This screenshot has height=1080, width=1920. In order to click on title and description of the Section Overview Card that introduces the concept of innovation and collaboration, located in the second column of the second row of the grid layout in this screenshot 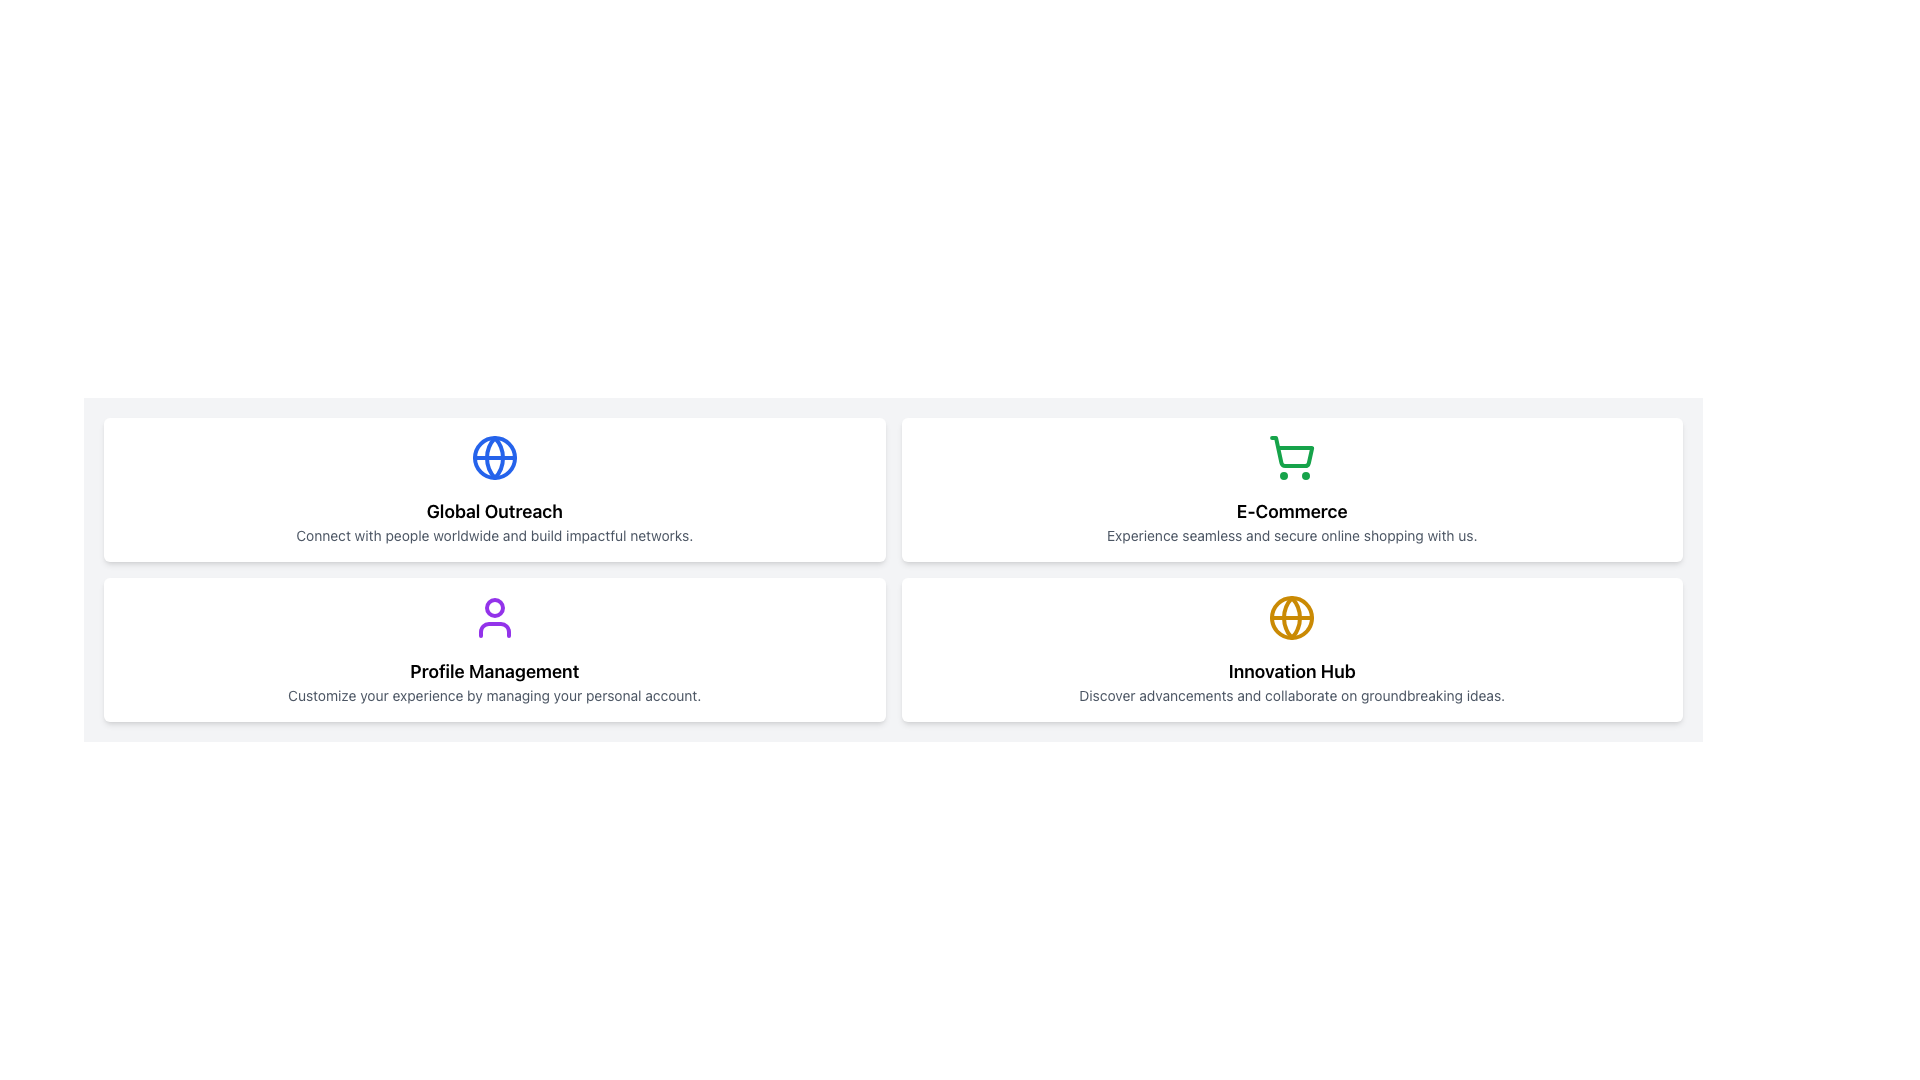, I will do `click(1292, 650)`.